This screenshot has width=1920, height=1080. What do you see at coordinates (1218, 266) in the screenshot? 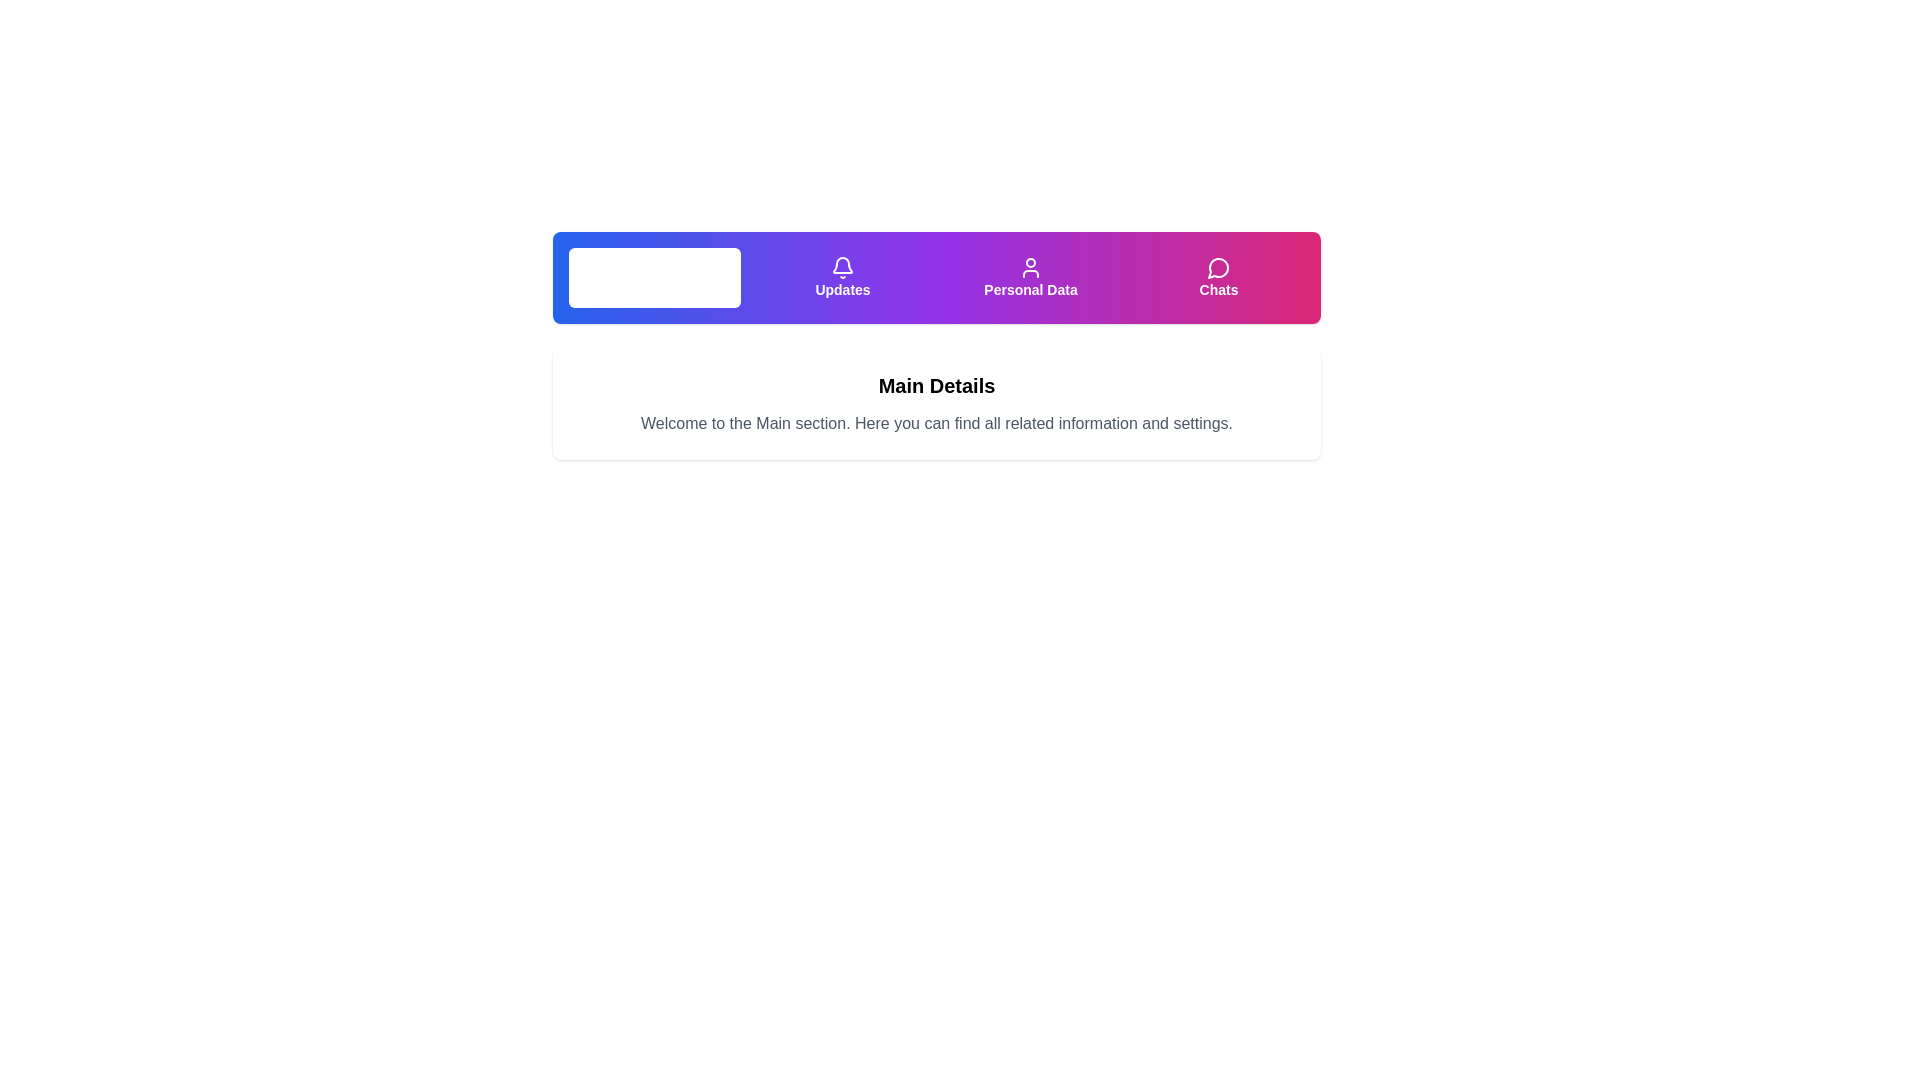
I see `the circular speech bubble icon with a gradient purplish shade, located on the rightmost side of the navigation bar` at bounding box center [1218, 266].